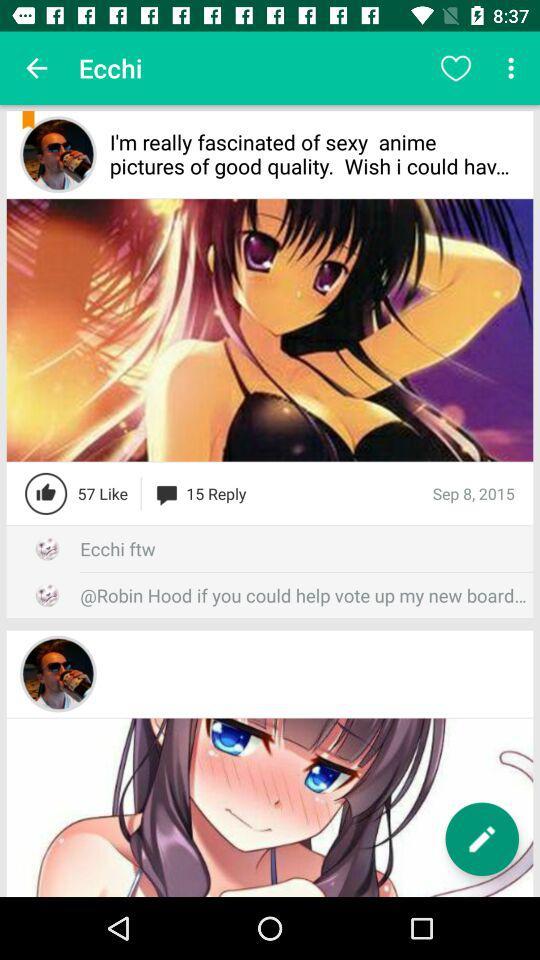 This screenshot has height=960, width=540. Describe the element at coordinates (481, 839) in the screenshot. I see `the edit icon` at that location.